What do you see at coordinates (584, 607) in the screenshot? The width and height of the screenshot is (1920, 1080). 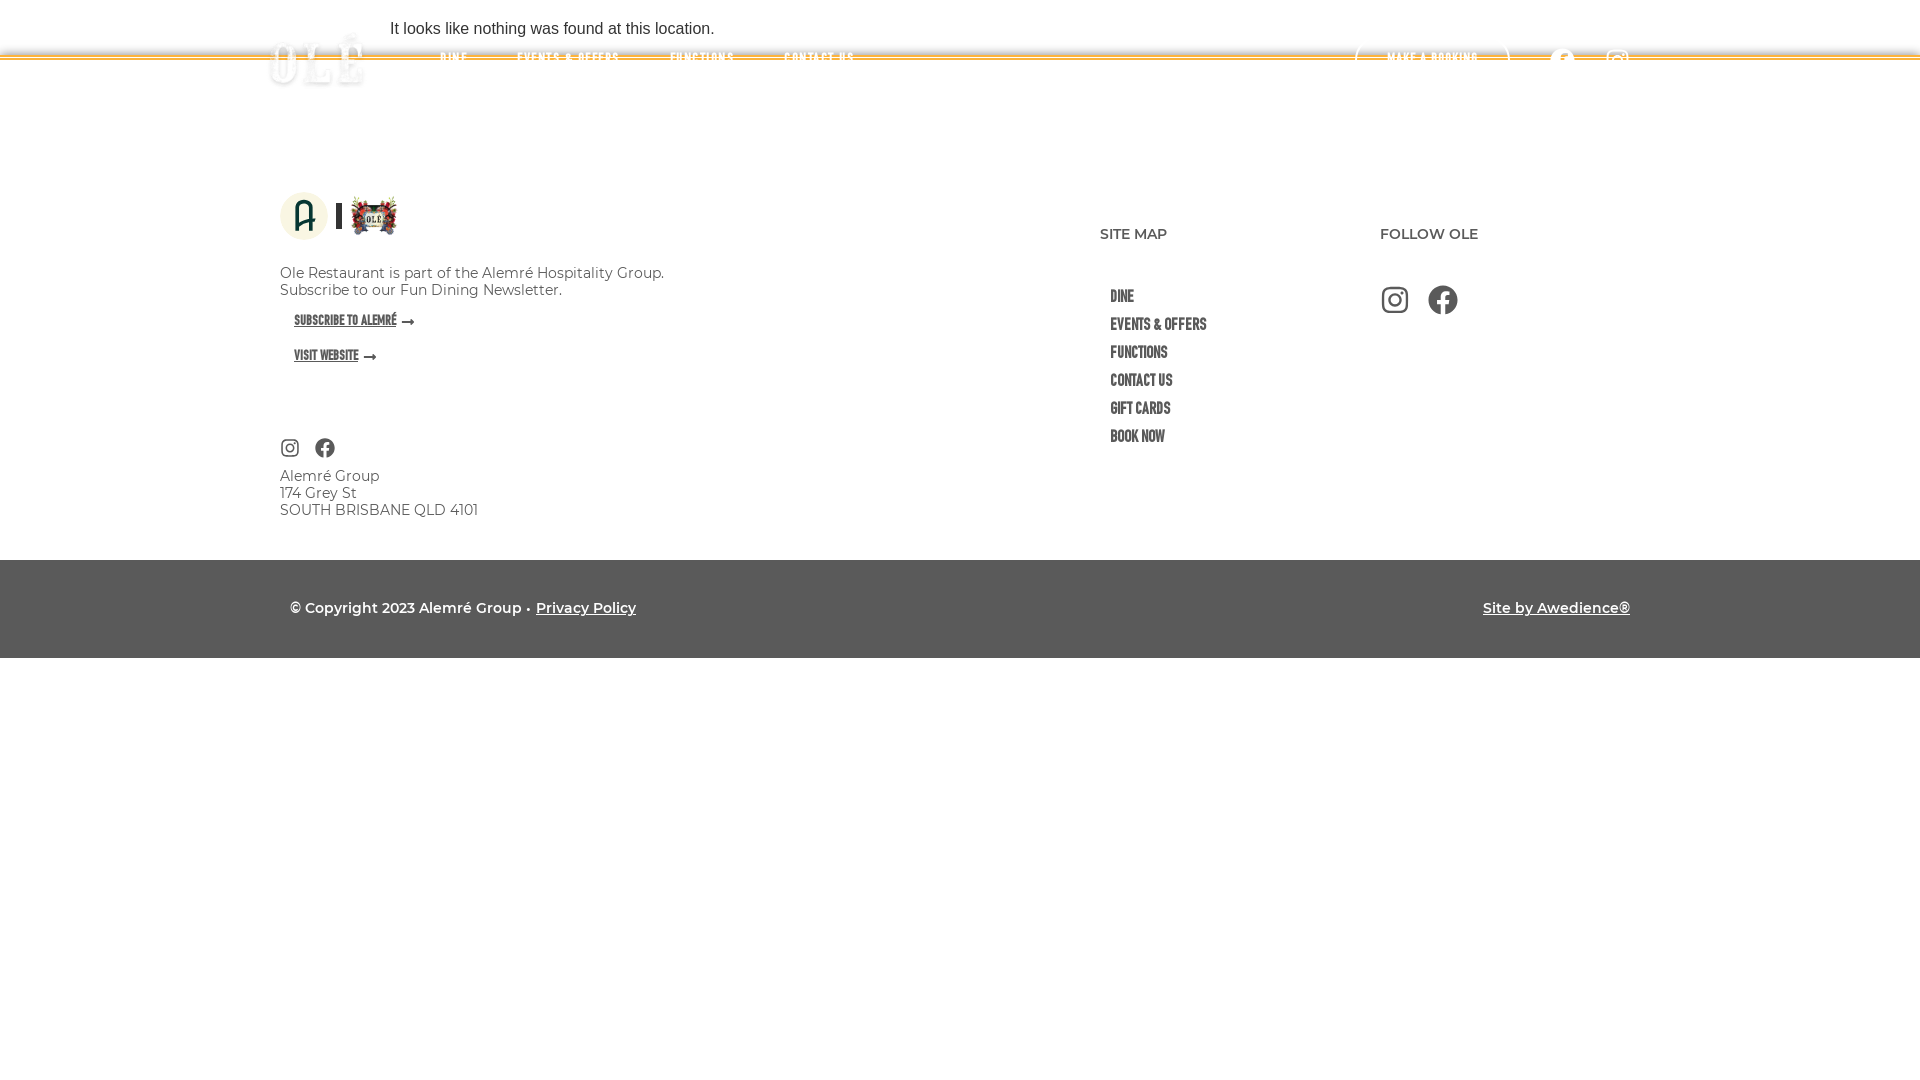 I see `'Privacy Policy'` at bounding box center [584, 607].